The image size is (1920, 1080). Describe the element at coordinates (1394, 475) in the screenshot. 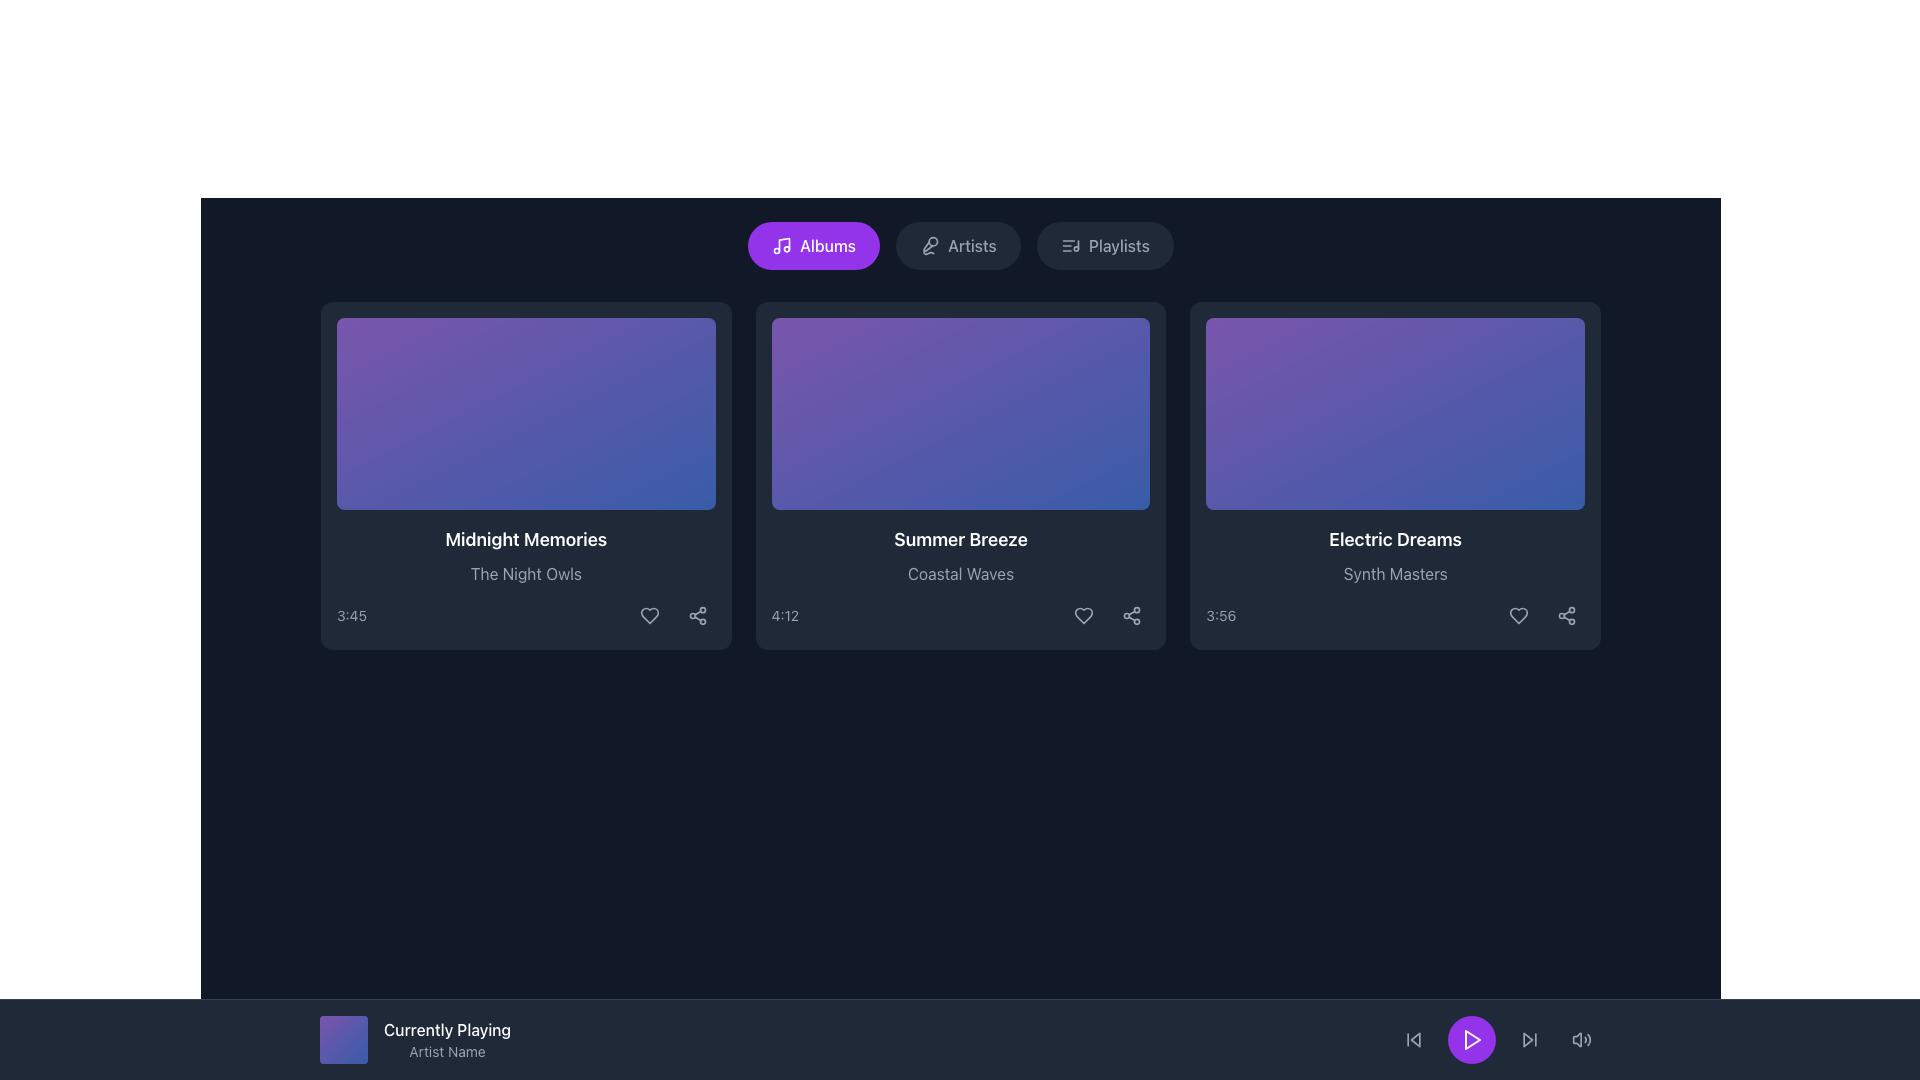

I see `the third music track card in the Albums section` at that location.